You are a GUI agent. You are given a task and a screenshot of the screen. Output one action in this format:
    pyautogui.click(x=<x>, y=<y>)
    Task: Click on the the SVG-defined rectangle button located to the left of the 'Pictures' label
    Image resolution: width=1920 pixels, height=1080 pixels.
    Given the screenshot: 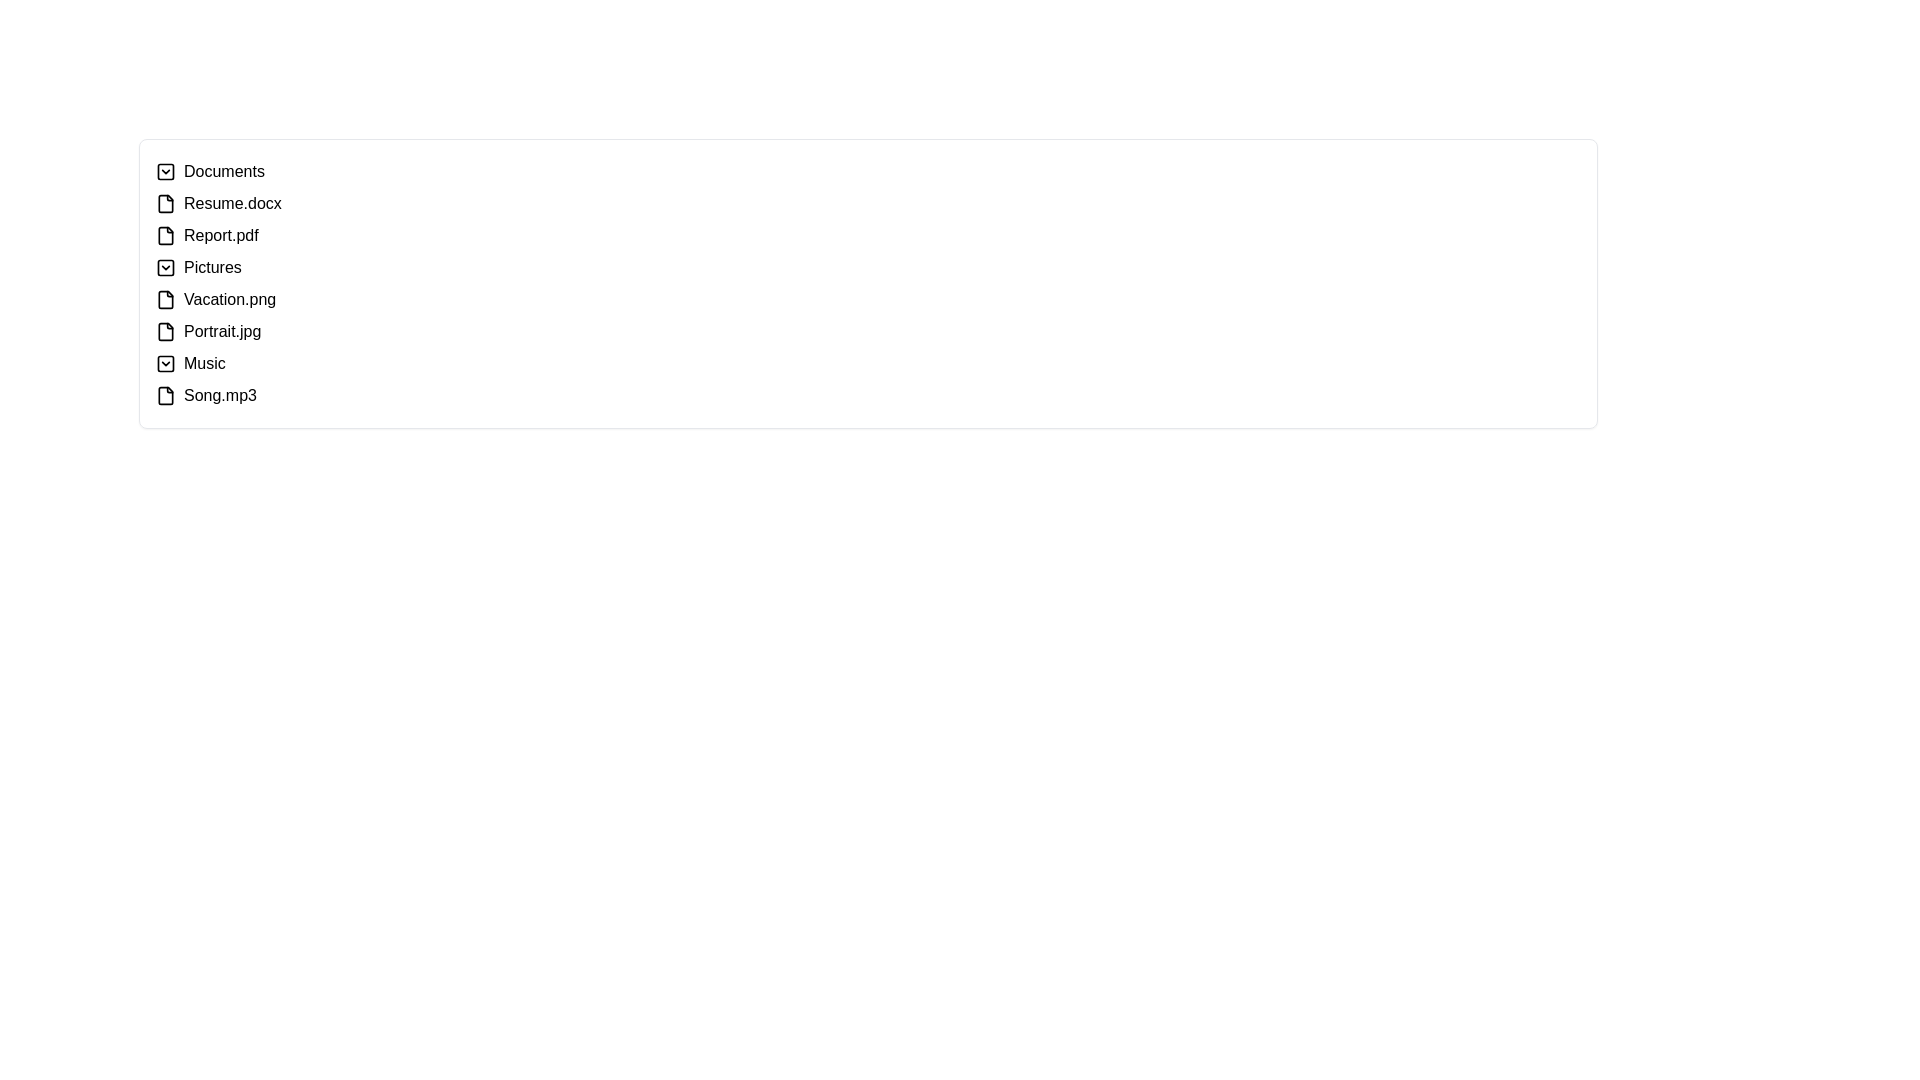 What is the action you would take?
    pyautogui.click(x=166, y=266)
    